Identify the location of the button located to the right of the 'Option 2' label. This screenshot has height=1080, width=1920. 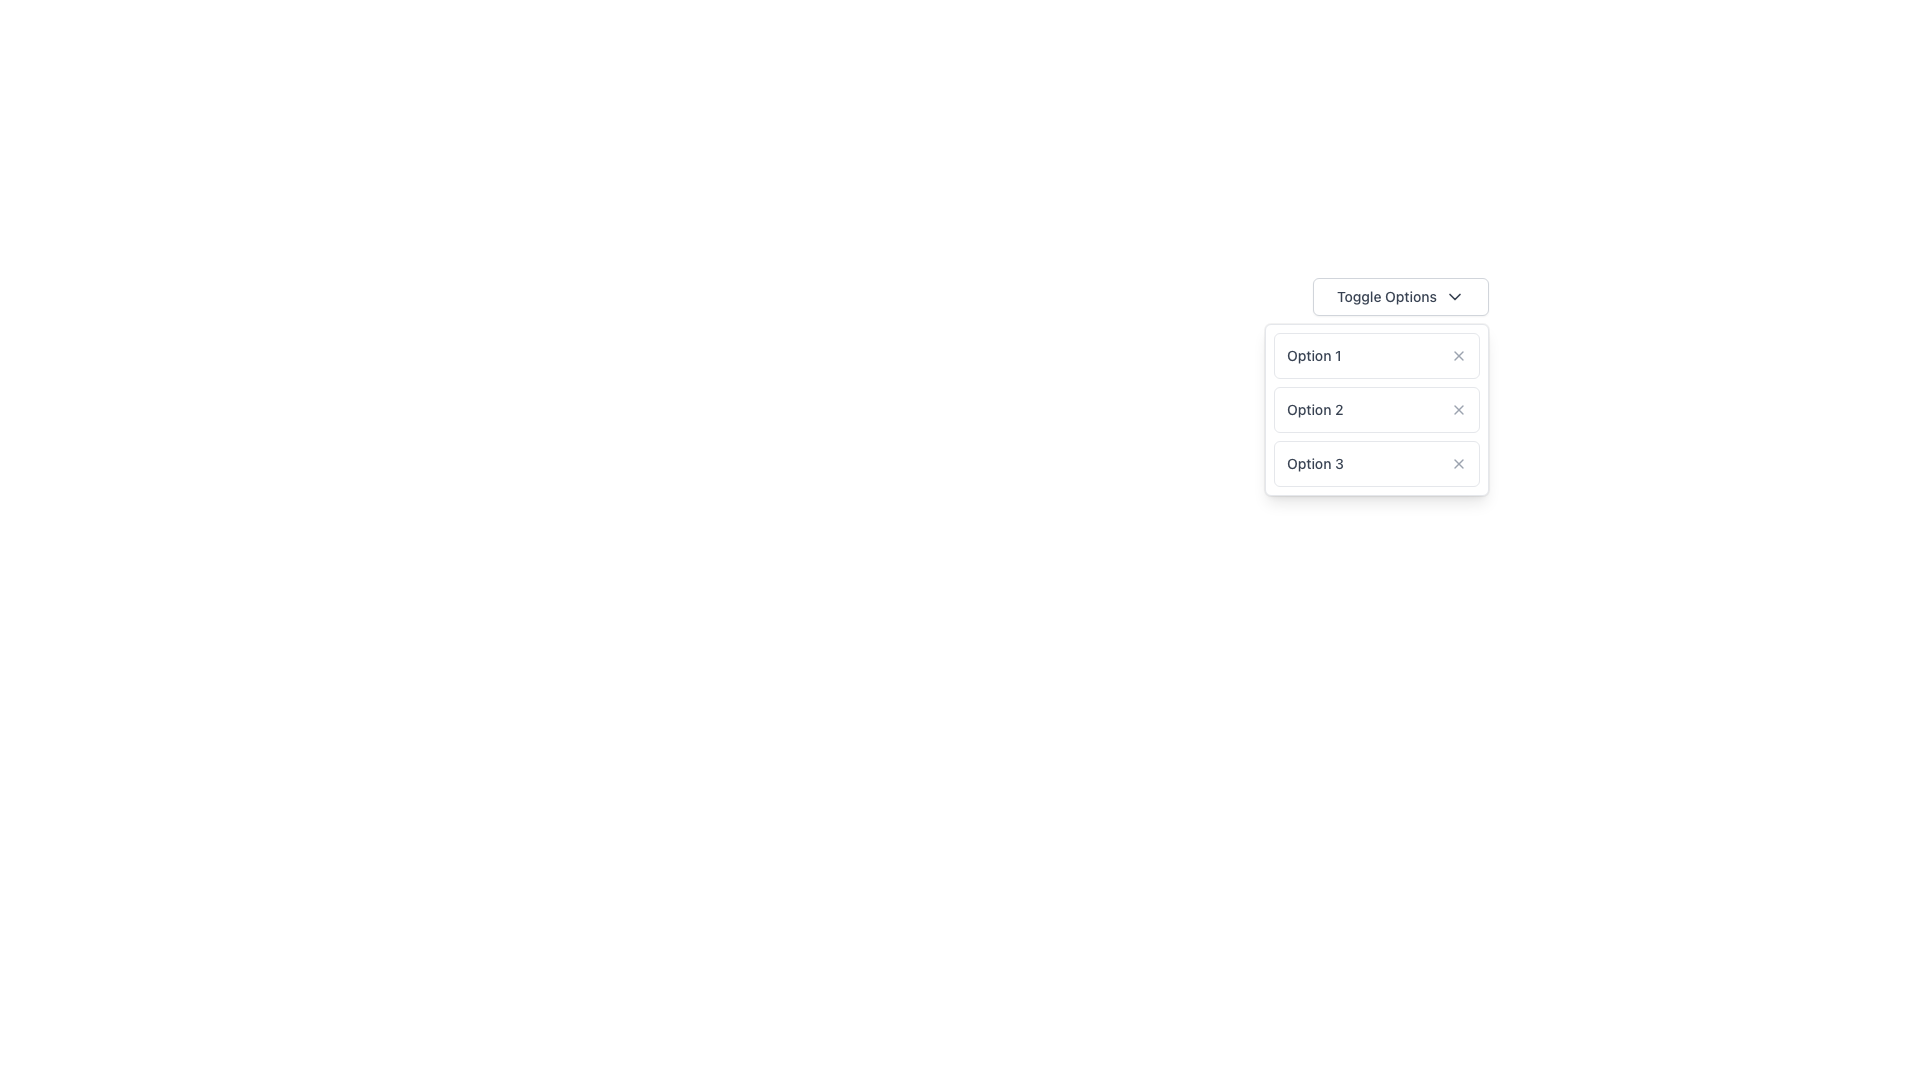
(1459, 408).